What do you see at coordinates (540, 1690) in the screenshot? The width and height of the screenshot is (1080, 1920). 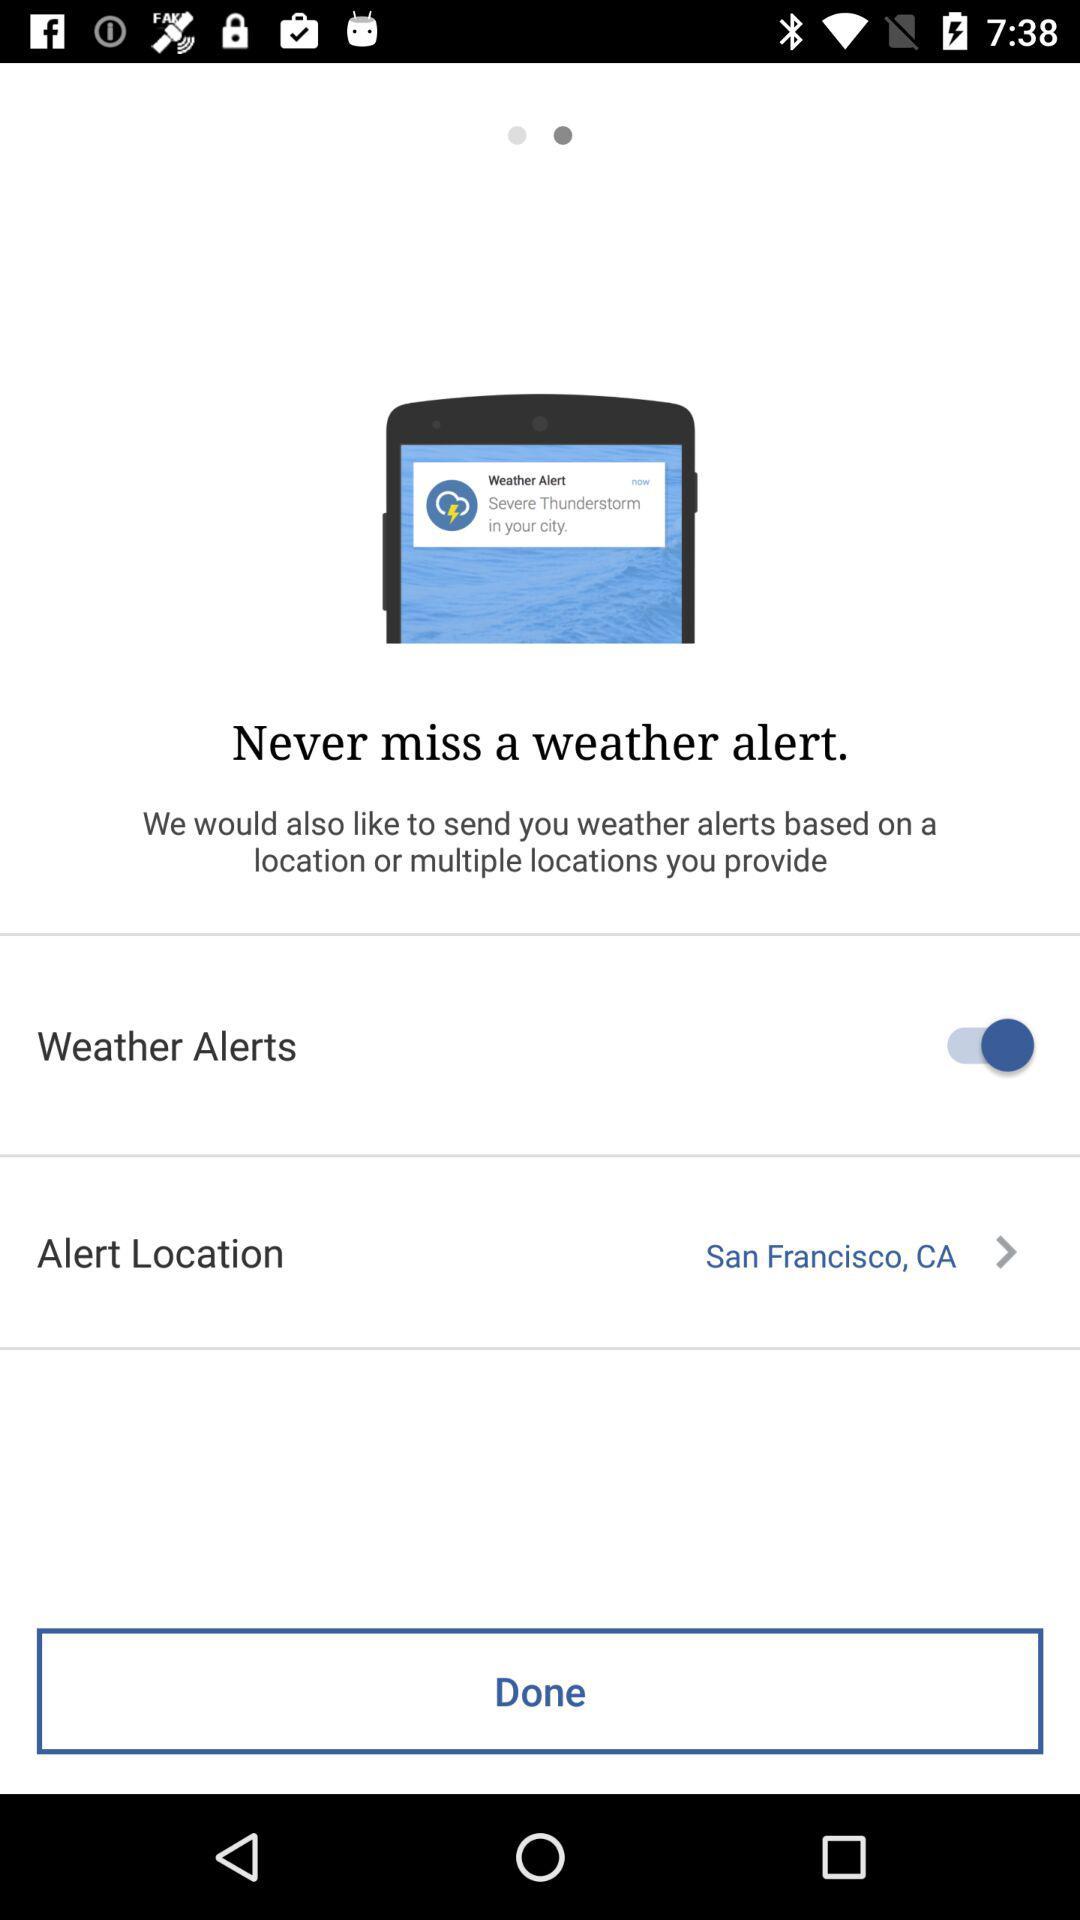 I see `done item` at bounding box center [540, 1690].